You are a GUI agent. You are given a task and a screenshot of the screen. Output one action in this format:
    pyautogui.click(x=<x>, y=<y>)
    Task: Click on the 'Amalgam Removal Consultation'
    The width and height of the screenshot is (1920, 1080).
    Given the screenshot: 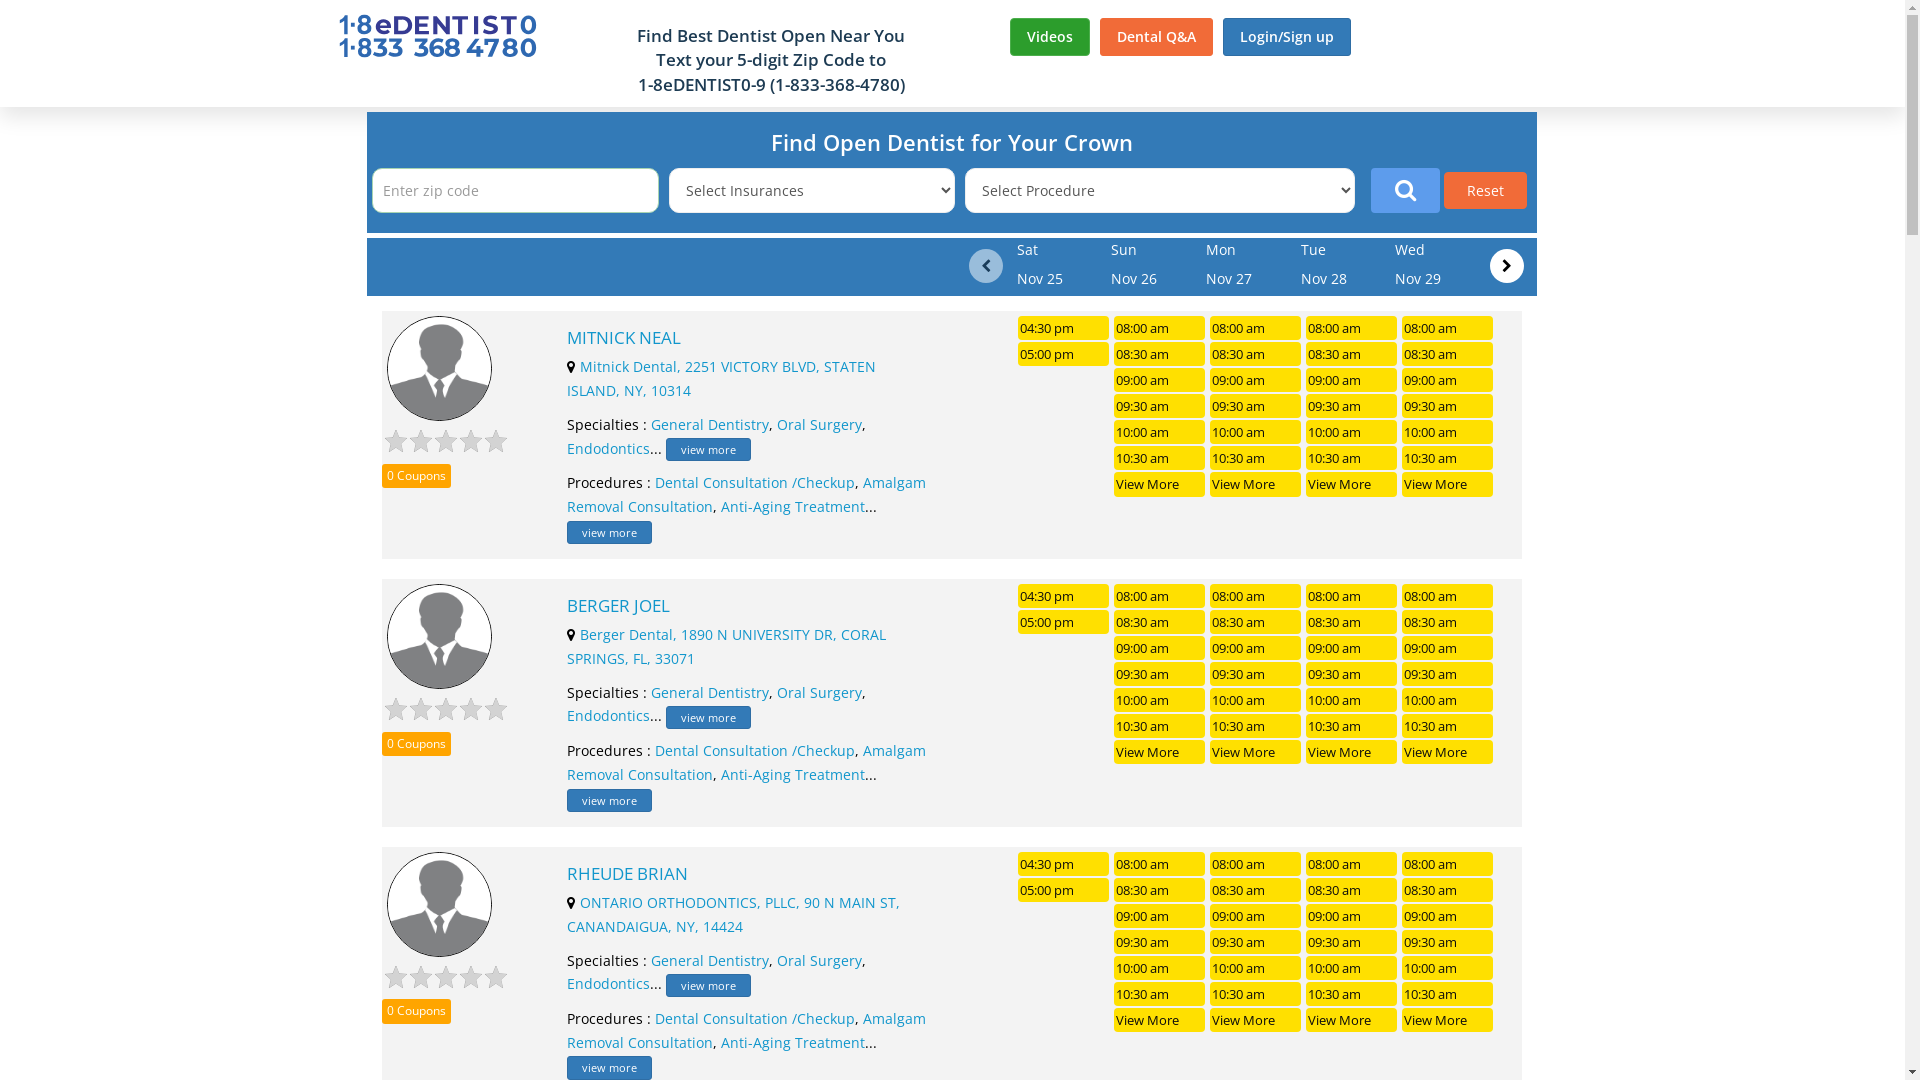 What is the action you would take?
    pyautogui.click(x=745, y=494)
    